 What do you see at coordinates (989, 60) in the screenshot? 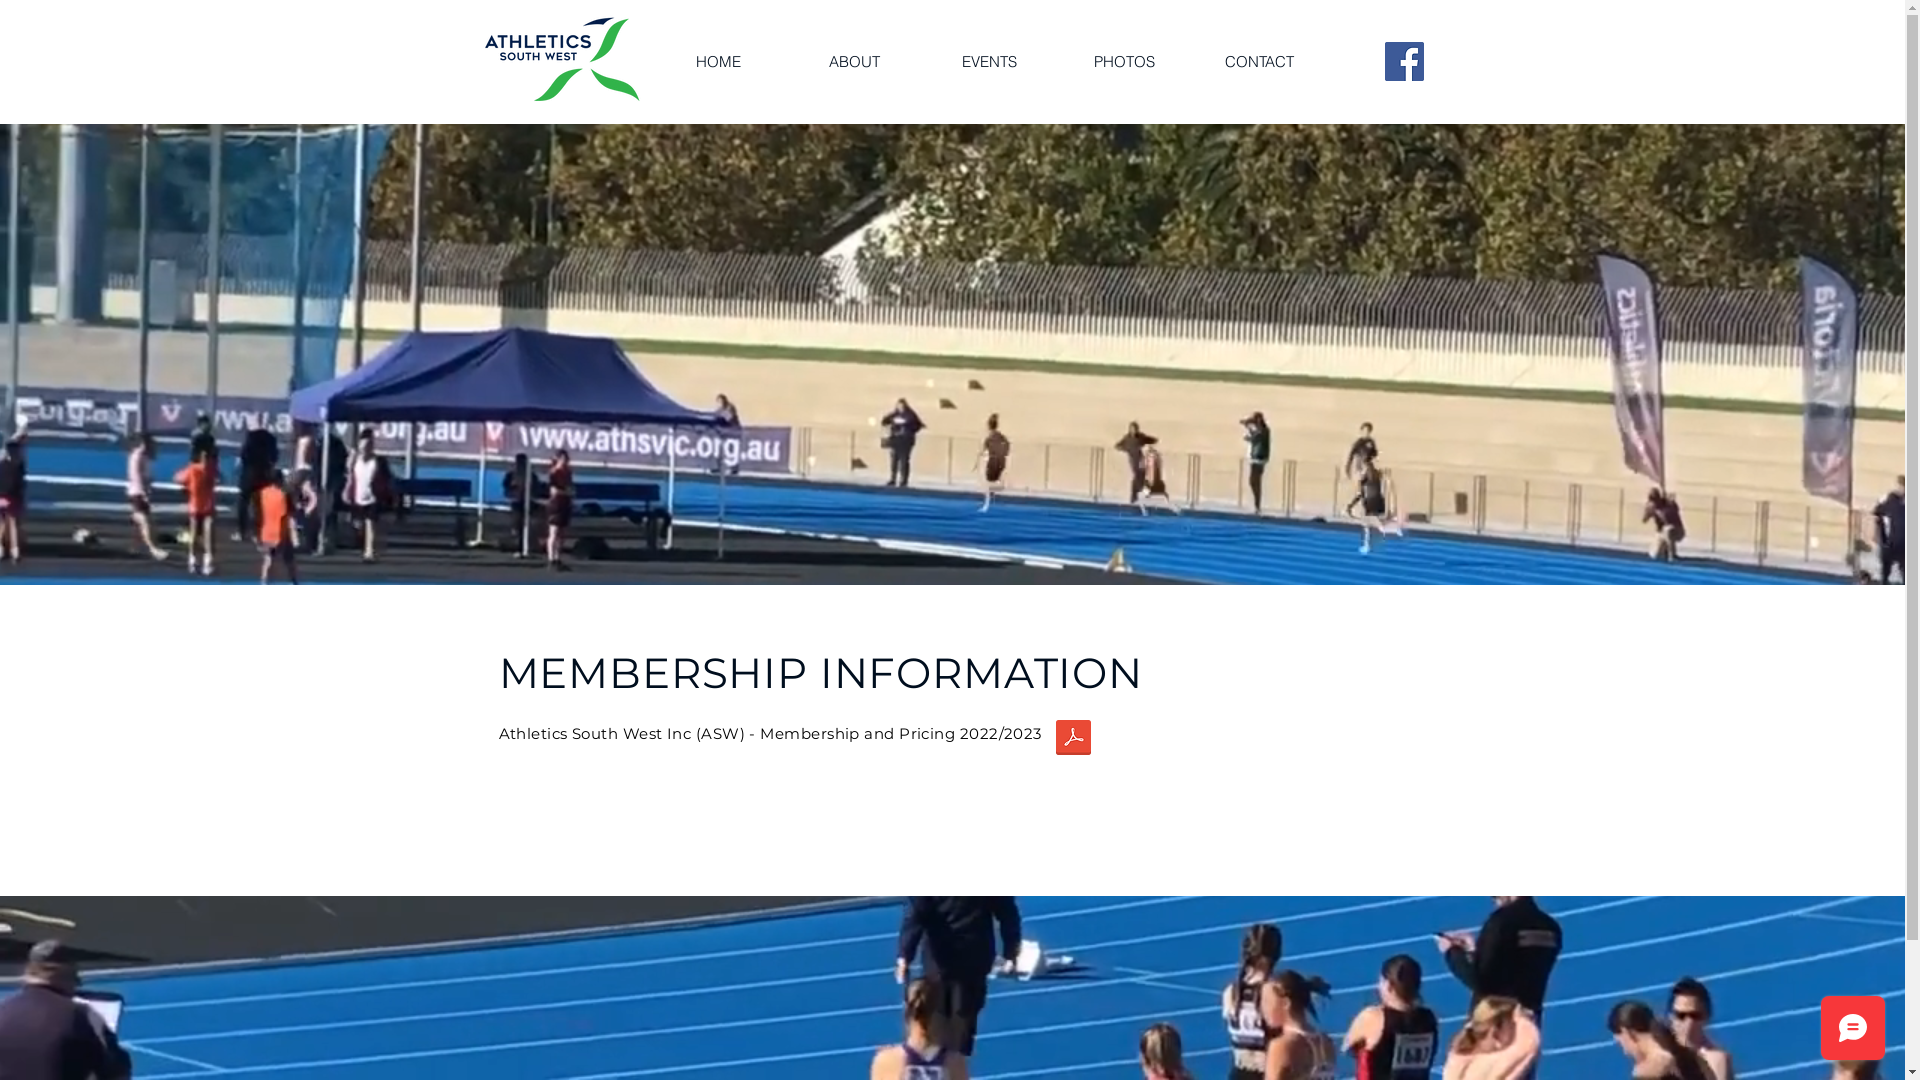
I see `'EVENTS'` at bounding box center [989, 60].